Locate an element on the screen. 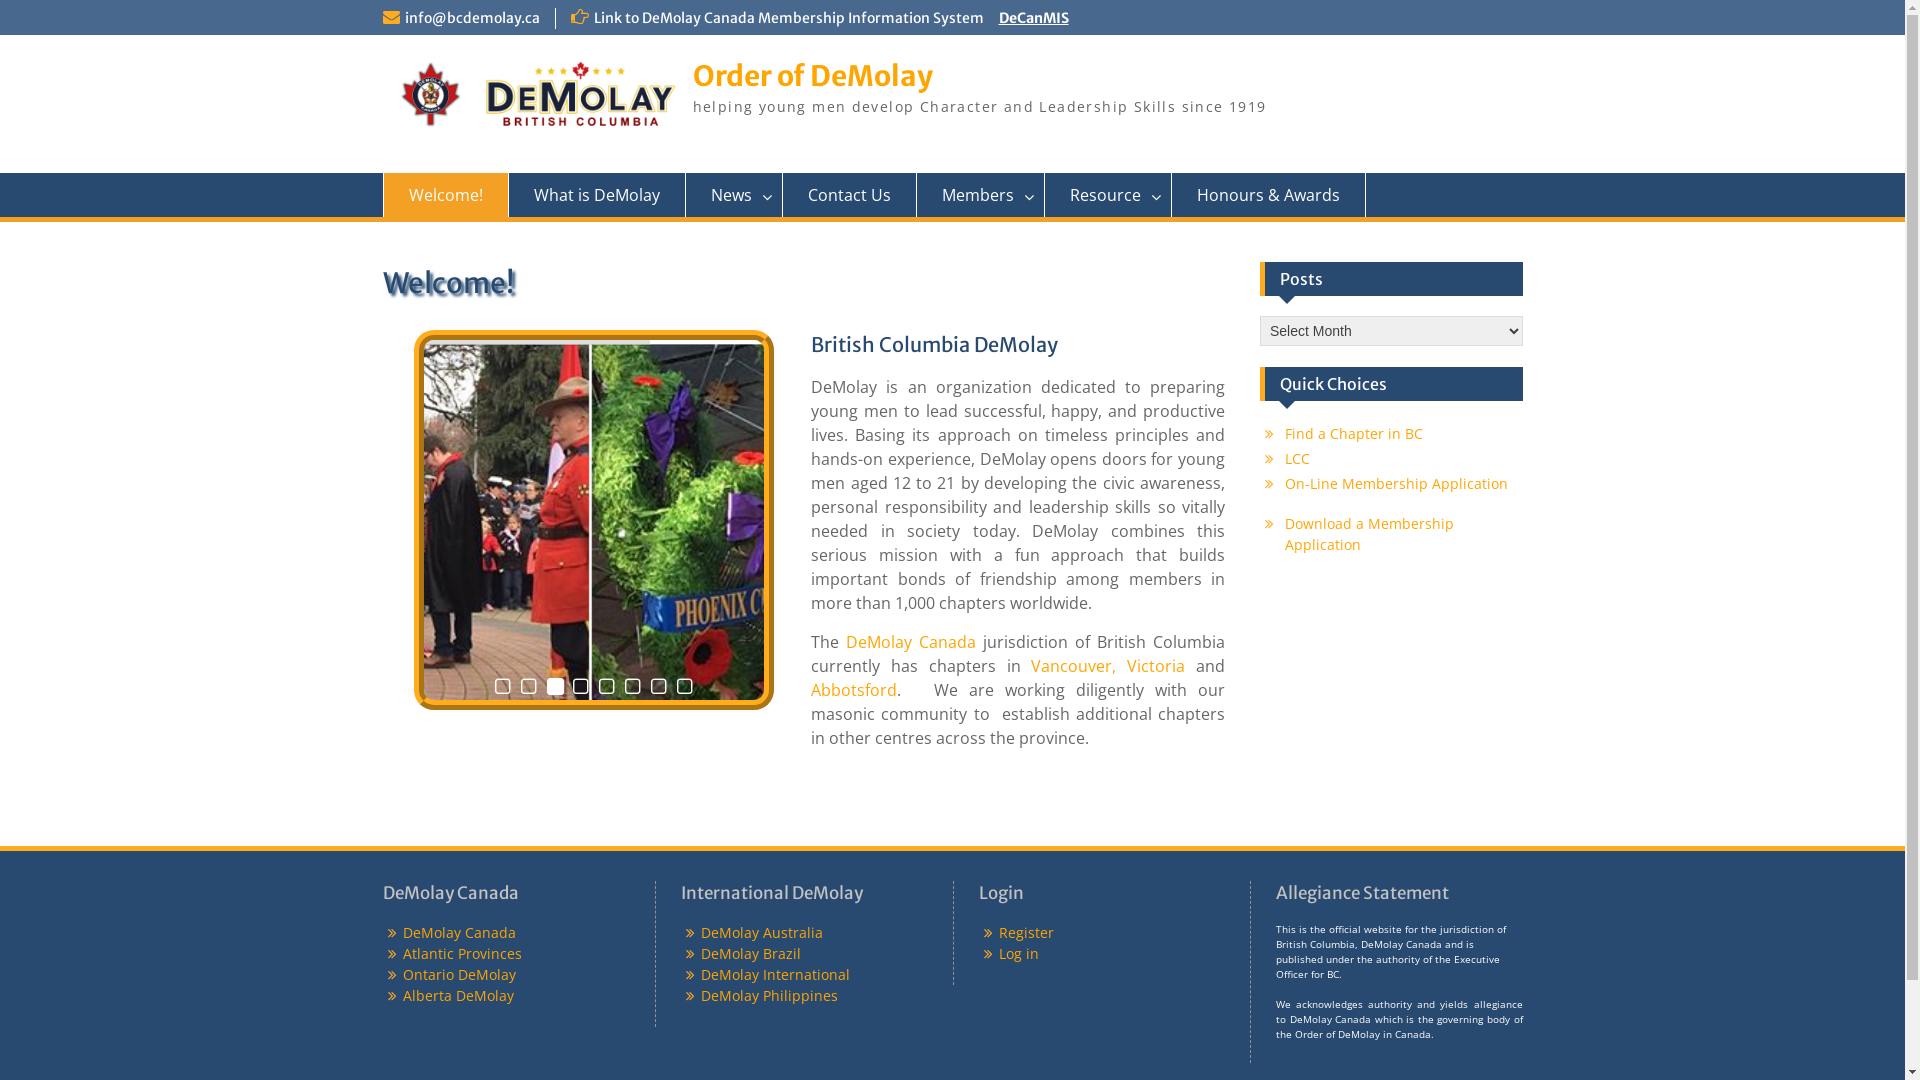  'Ontario DeMolay' is located at coordinates (457, 973).